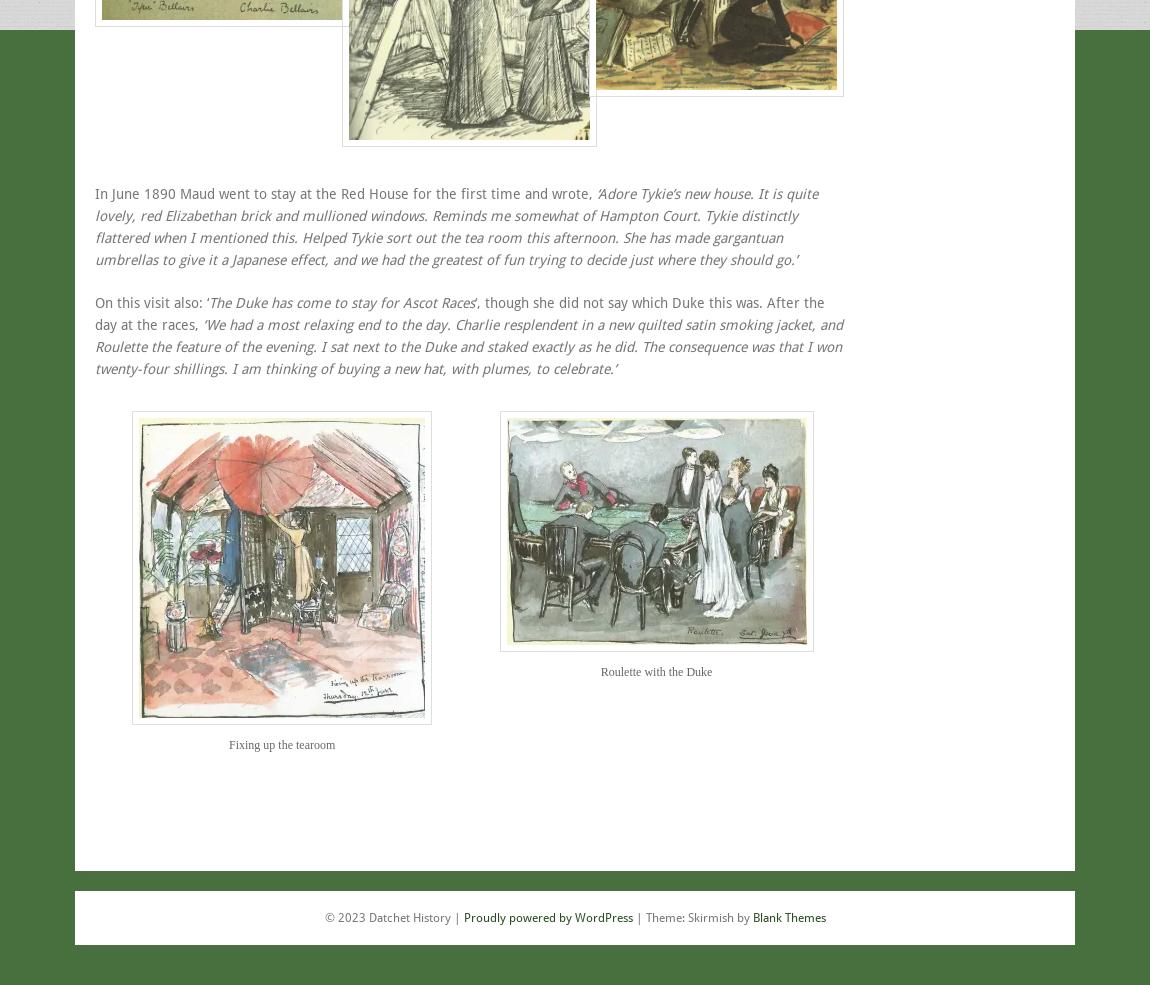 This screenshot has height=985, width=1150. I want to click on 'The Duke has come to stay for Ascot Races', so click(342, 302).